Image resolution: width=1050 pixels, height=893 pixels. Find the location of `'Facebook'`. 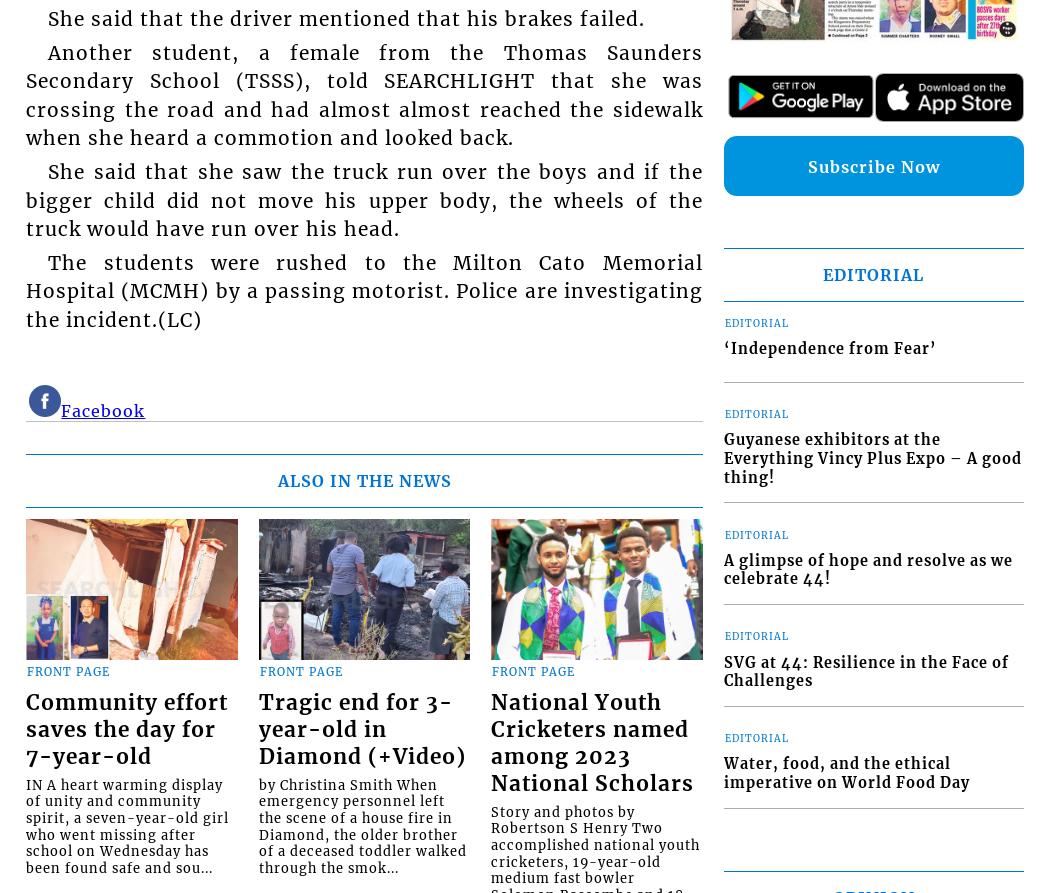

'Facebook' is located at coordinates (103, 409).